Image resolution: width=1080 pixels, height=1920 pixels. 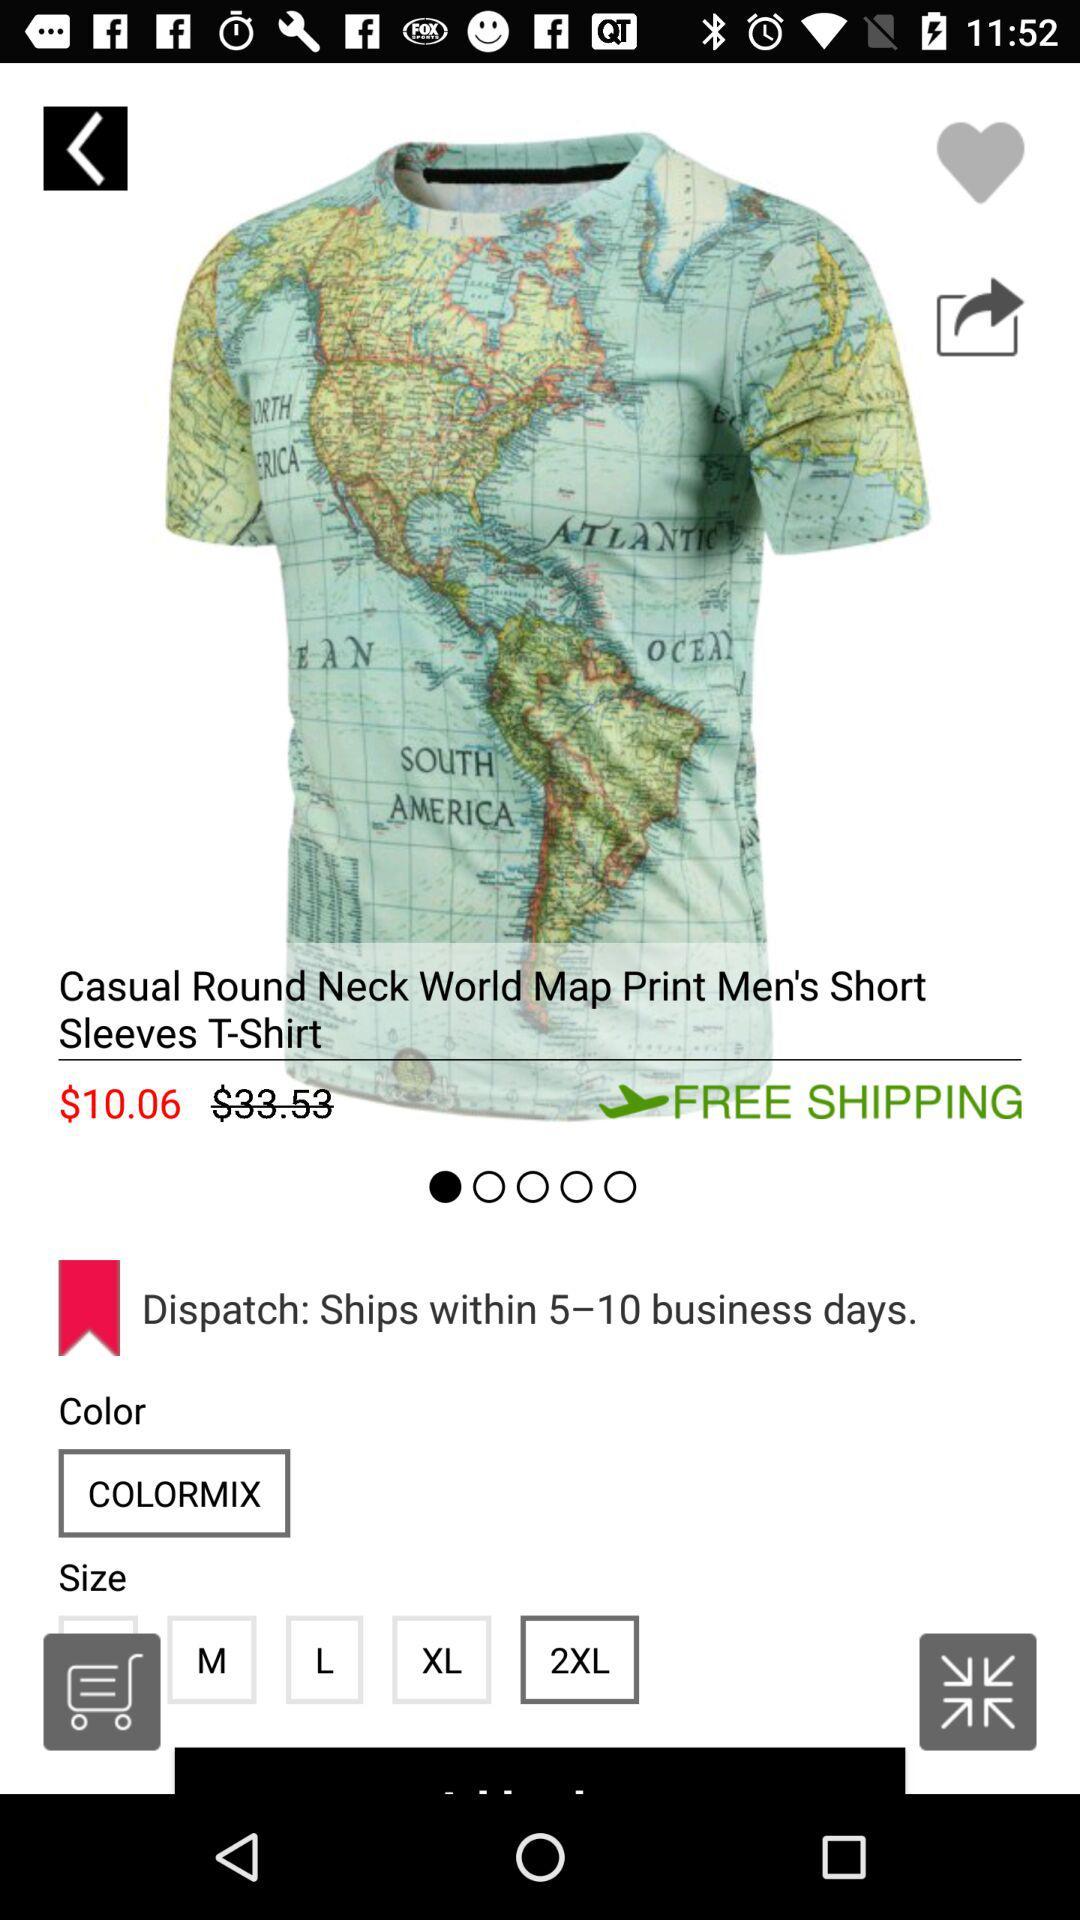 What do you see at coordinates (101, 1691) in the screenshot?
I see `the cart icon` at bounding box center [101, 1691].